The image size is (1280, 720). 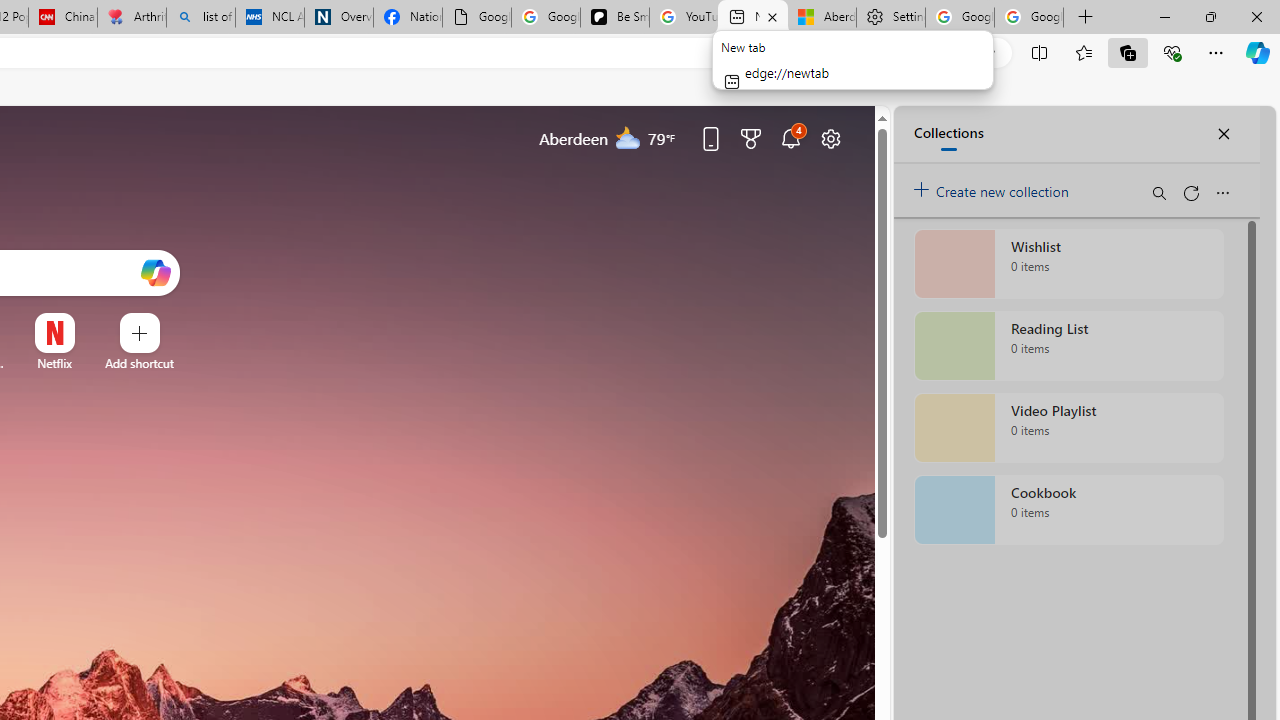 What do you see at coordinates (138, 363) in the screenshot?
I see `'Add a site'` at bounding box center [138, 363].